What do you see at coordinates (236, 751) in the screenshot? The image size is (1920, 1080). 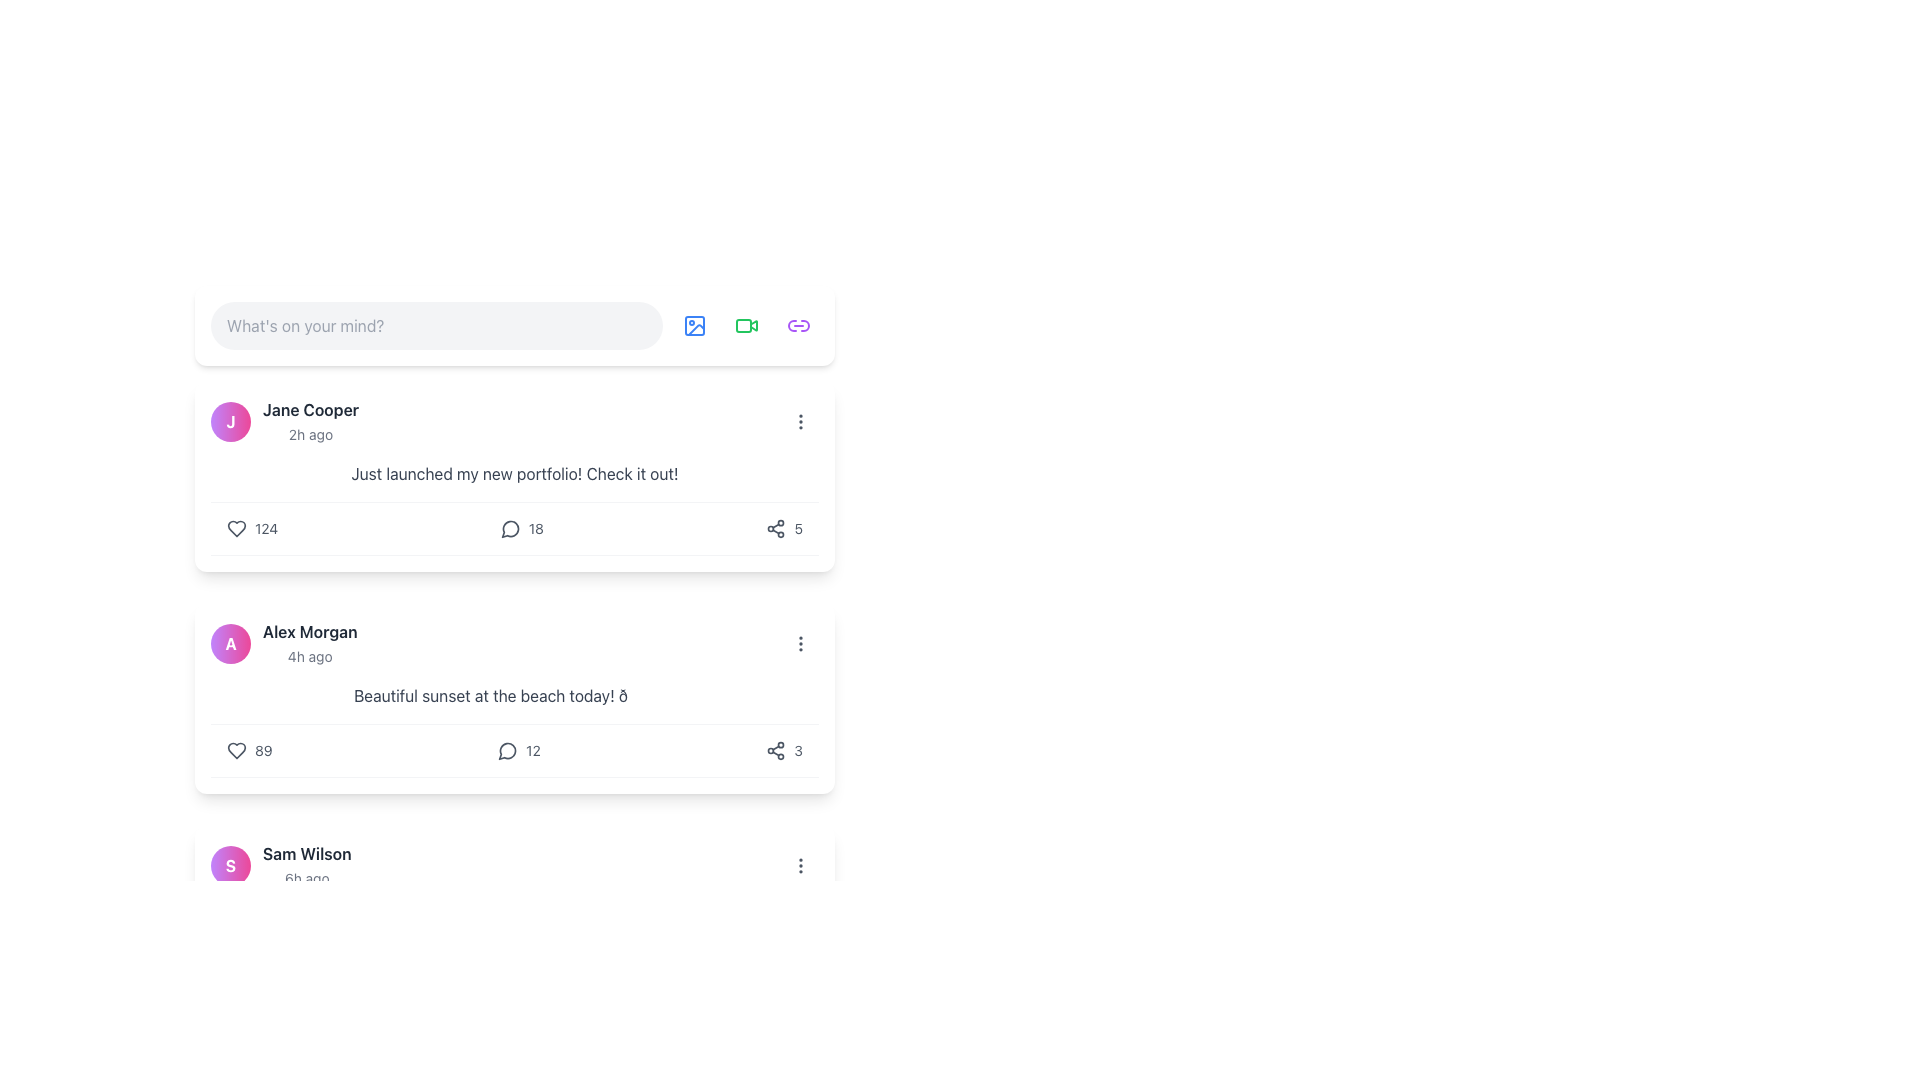 I see `the heart icon located leftmost in the row of interactive elements to register a like for the post` at bounding box center [236, 751].